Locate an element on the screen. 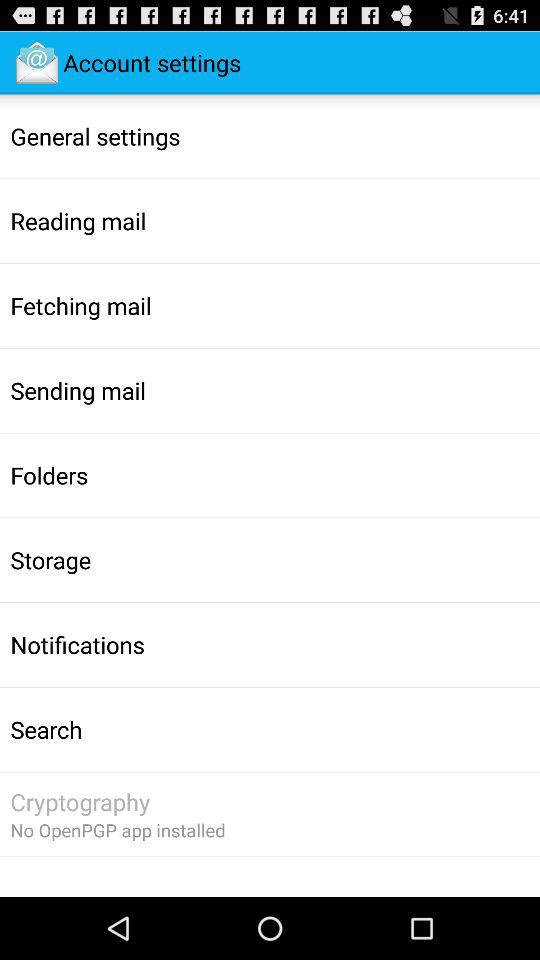  the app below the fetching mail icon is located at coordinates (77, 389).